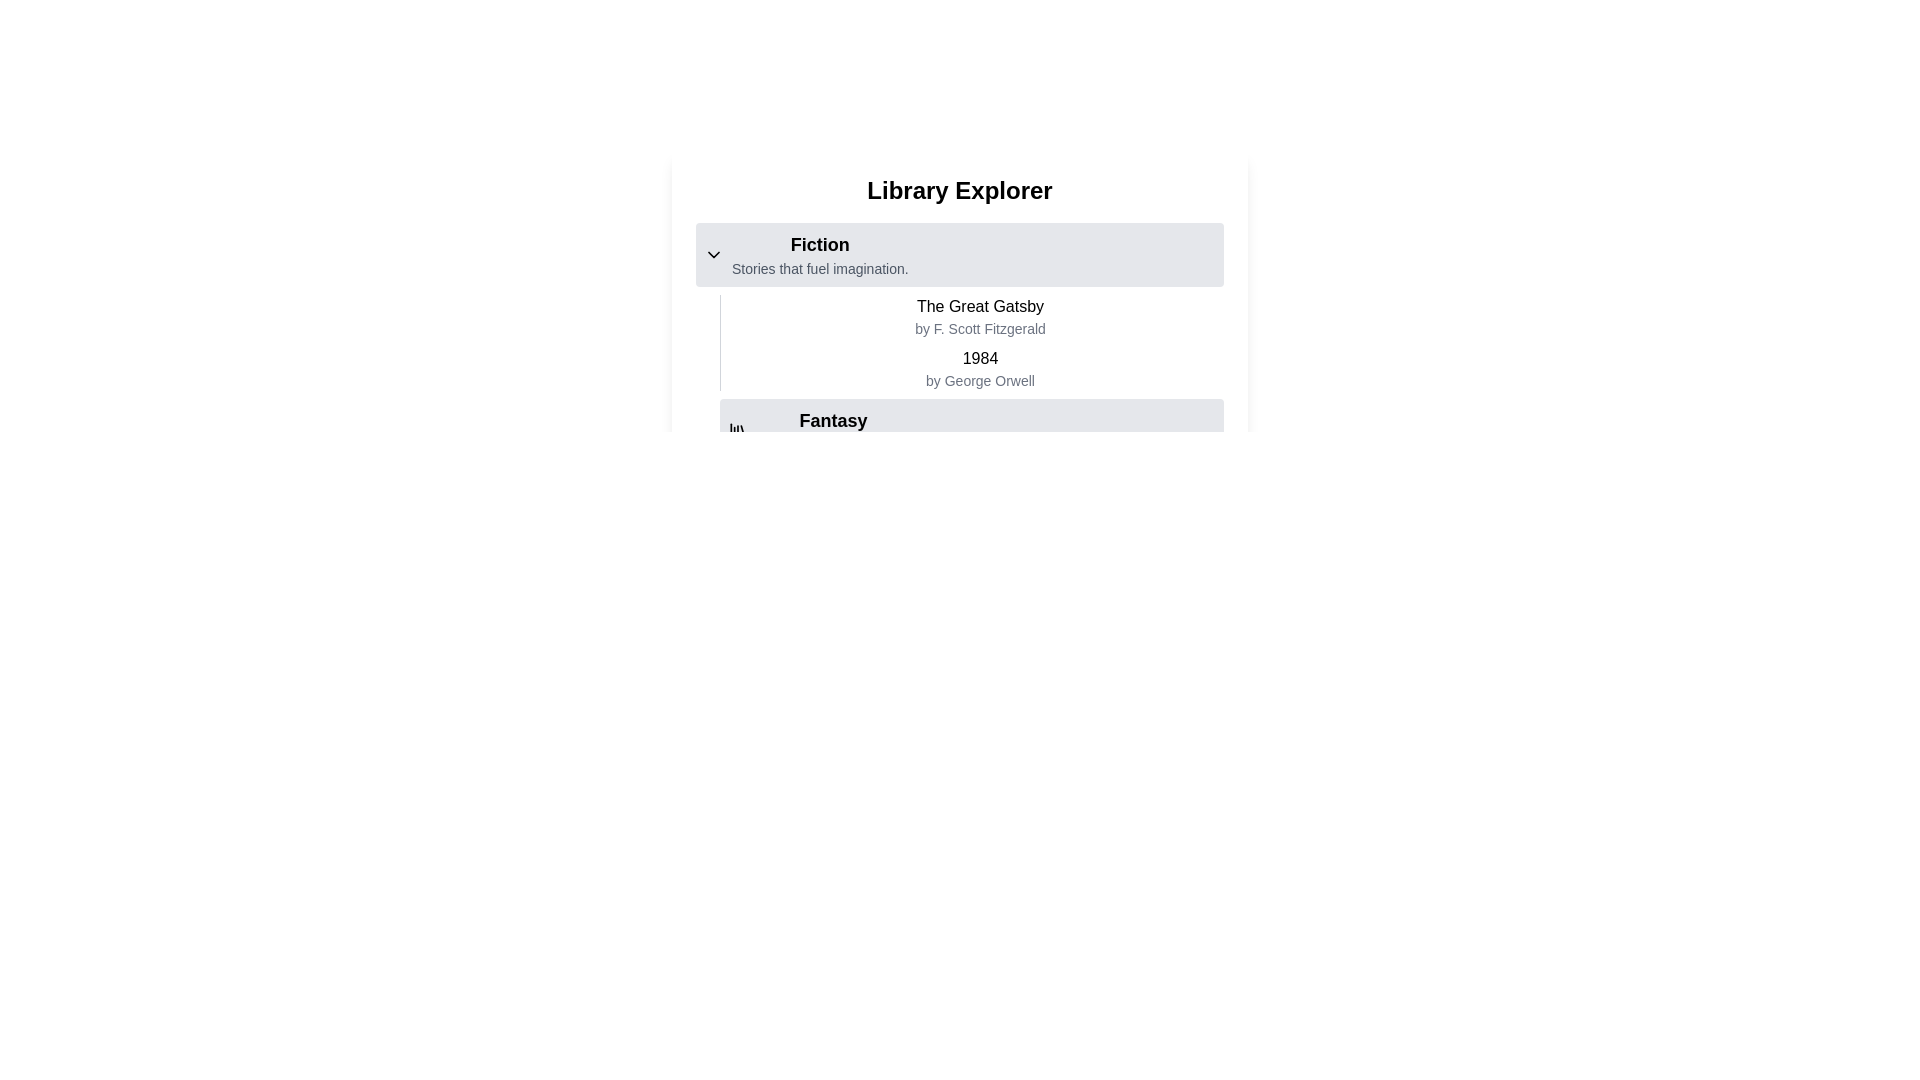 The image size is (1920, 1080). I want to click on the Composite text section that contains the heading 'Fiction' and subtitle 'Stories that fuel imagination', which is visually distinct with a bold heading and lighter subtitle, positioned below the 'Library Explorer' title, so click(820, 253).